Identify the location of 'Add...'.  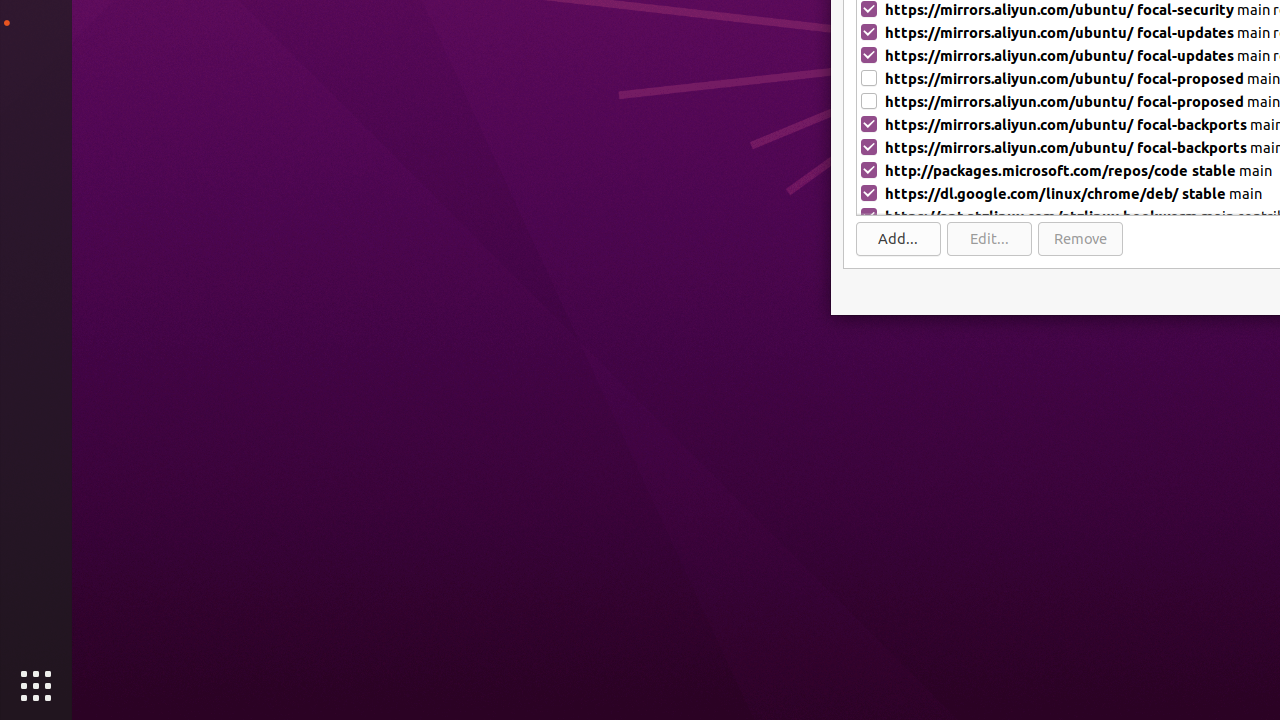
(897, 237).